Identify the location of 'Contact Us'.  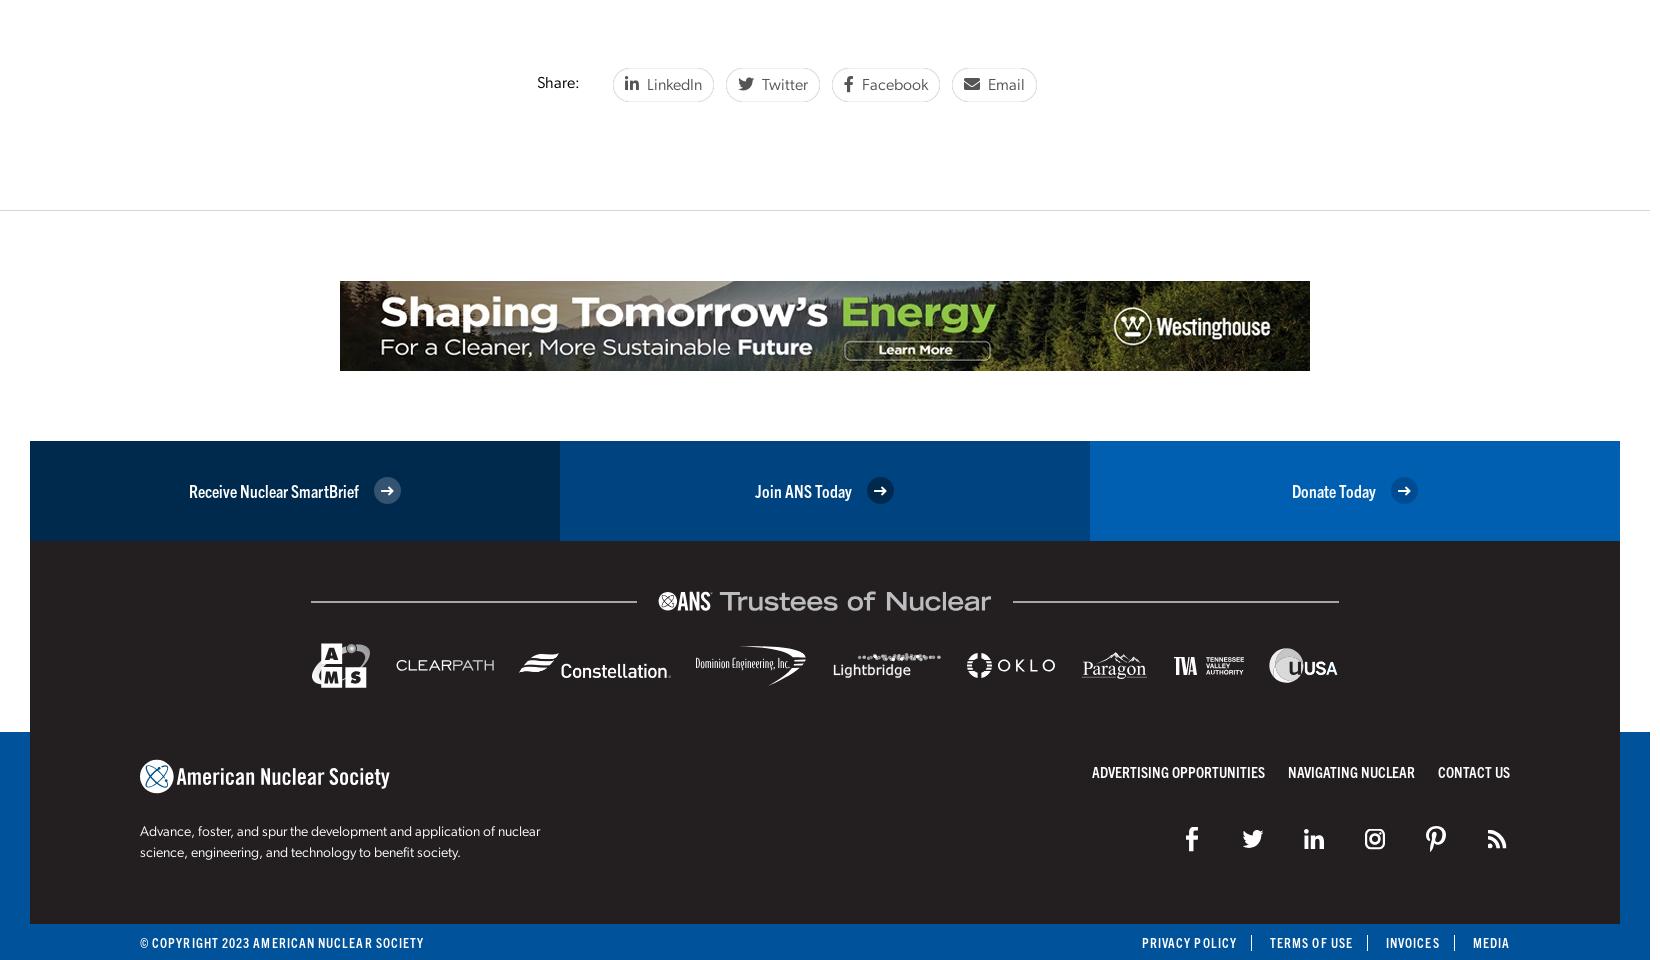
(1473, 769).